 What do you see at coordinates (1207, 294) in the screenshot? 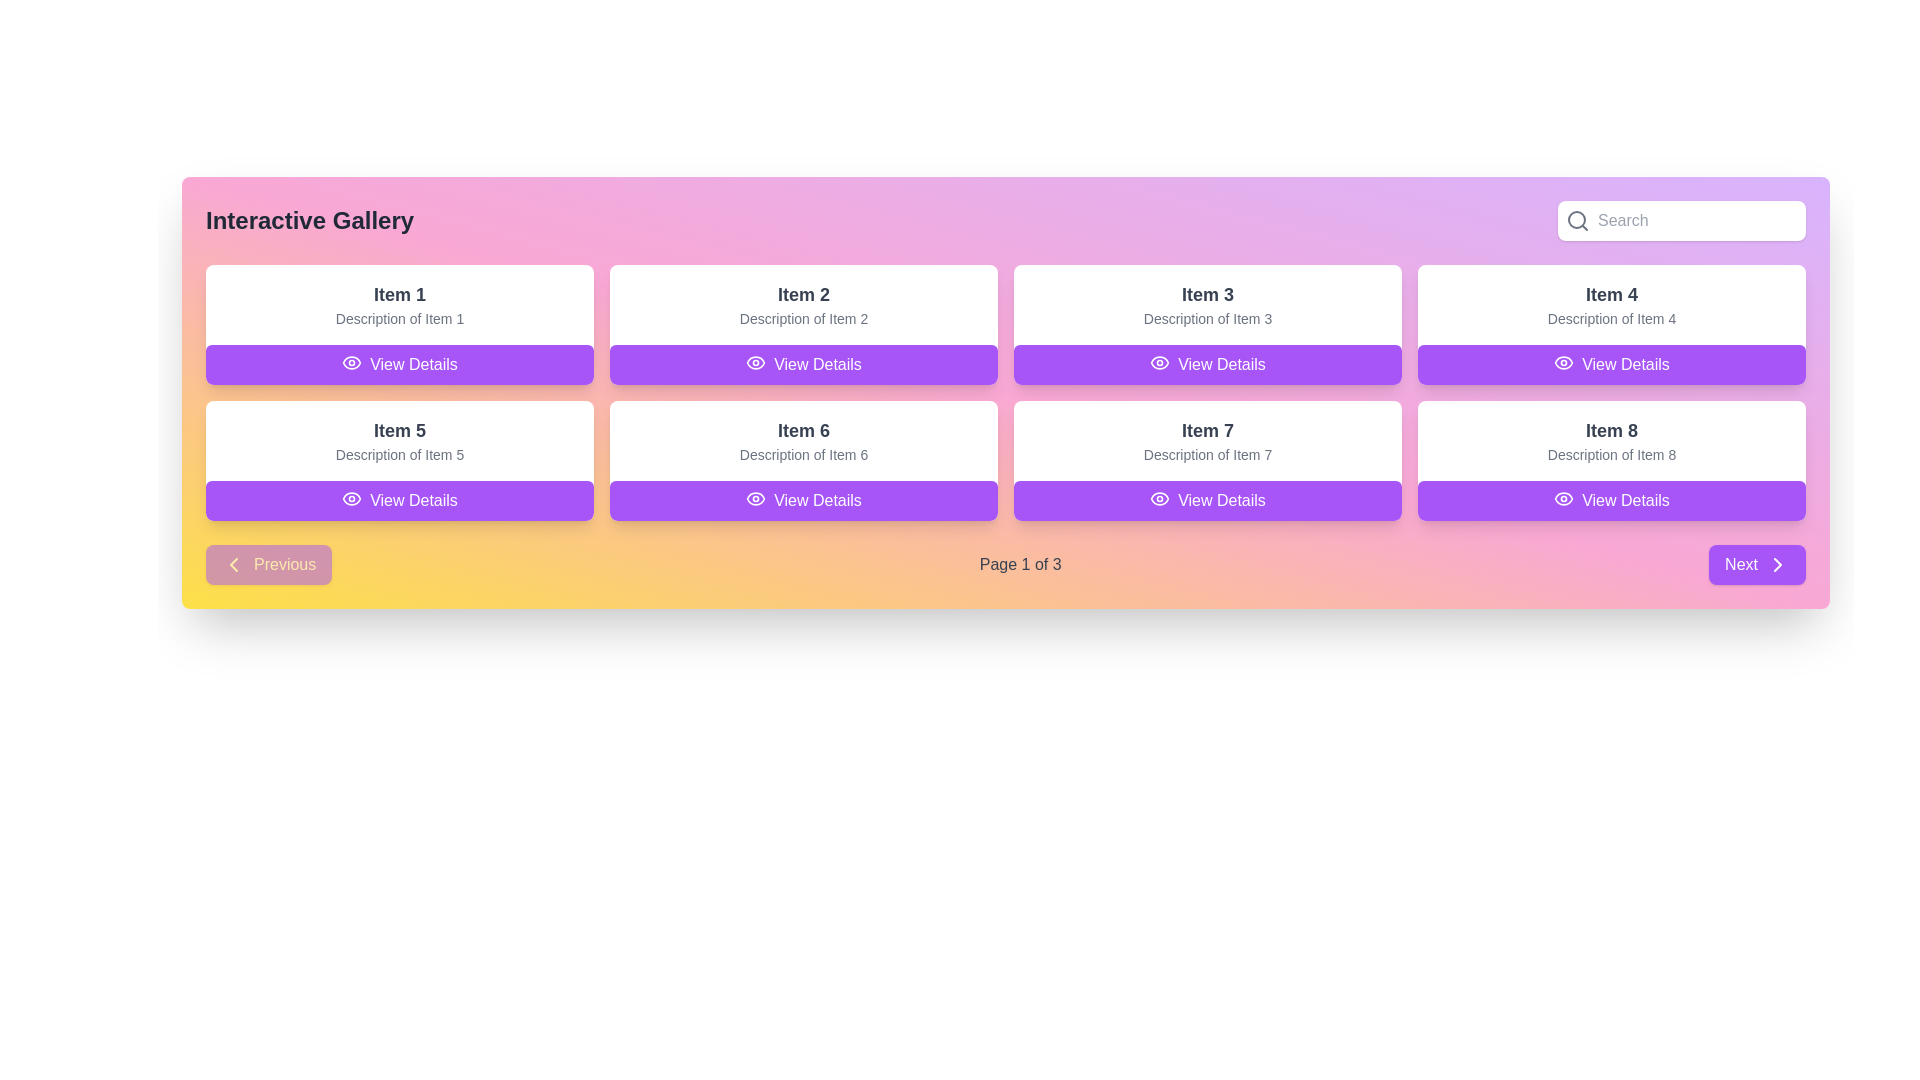
I see `the static text label that reads 'Item 3', which is the heading of the third card in the first row of a grid layout` at bounding box center [1207, 294].